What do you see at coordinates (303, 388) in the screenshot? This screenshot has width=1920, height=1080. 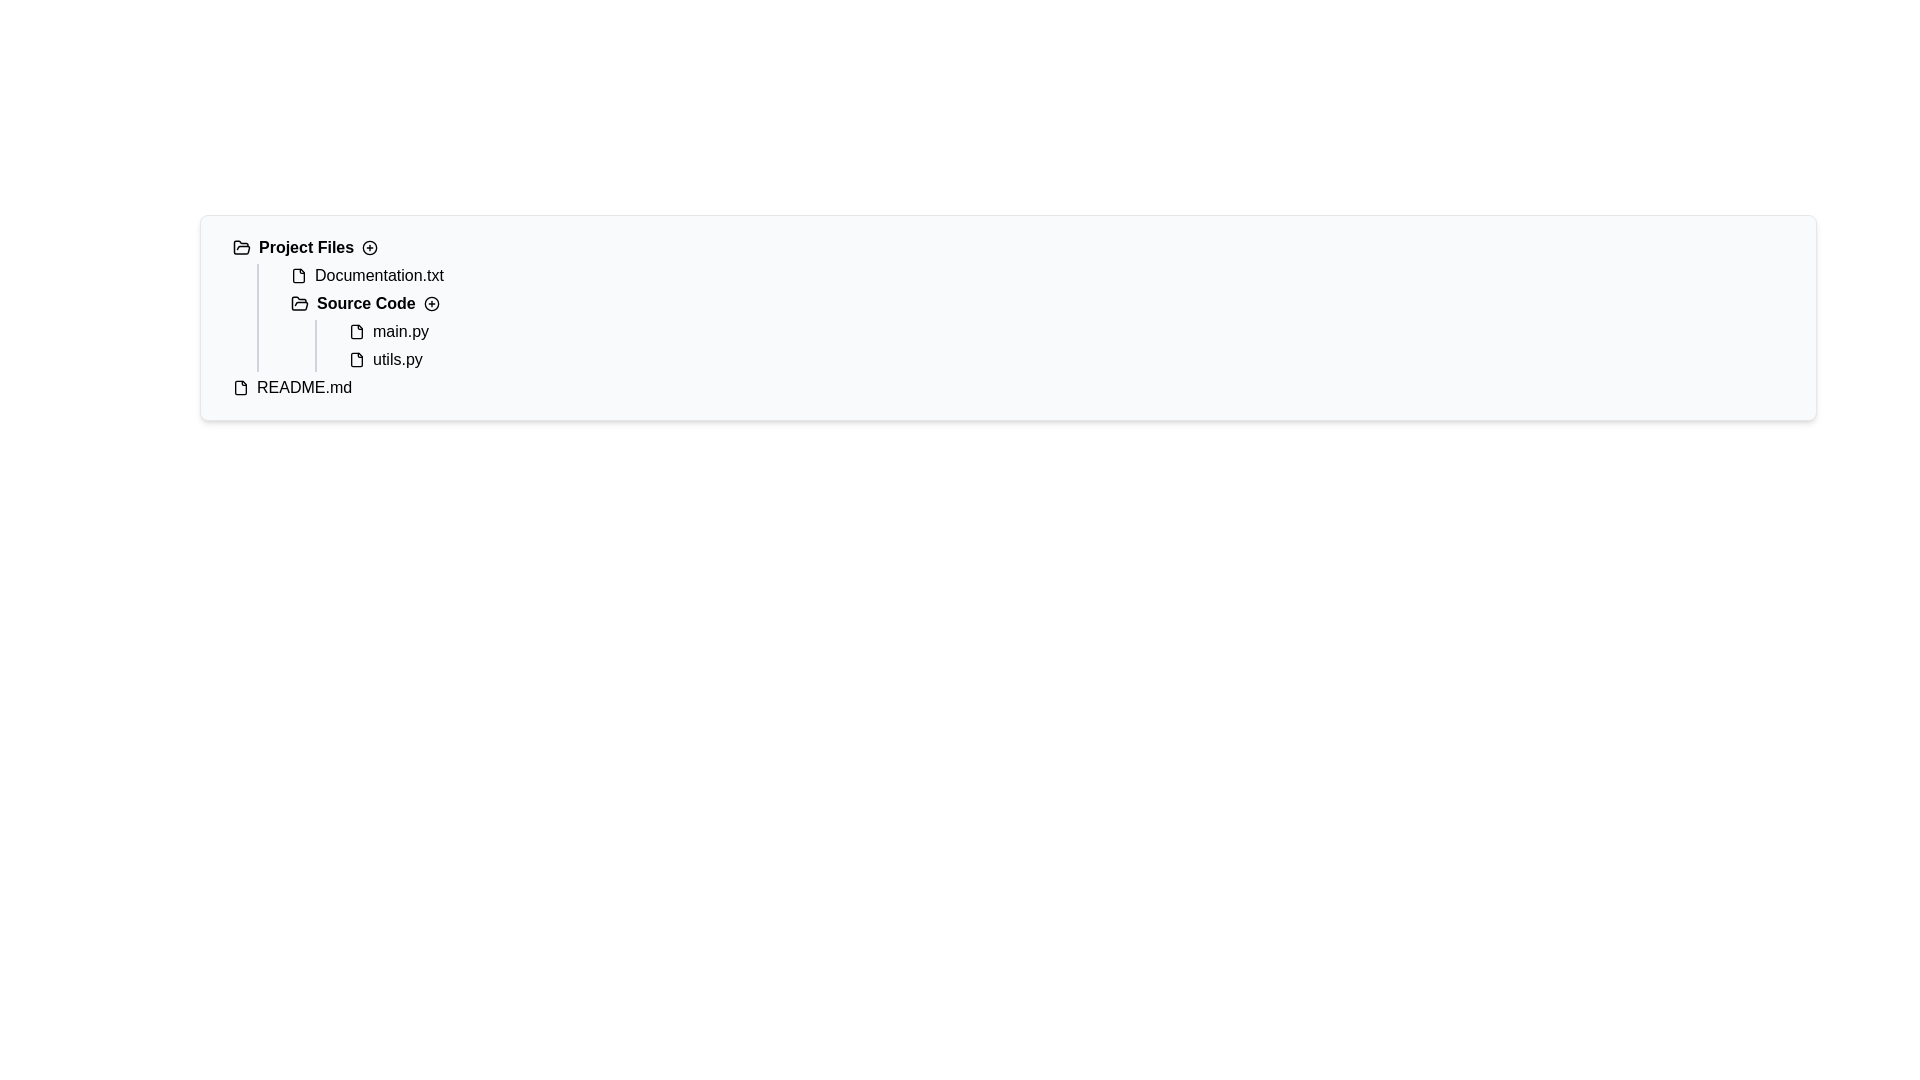 I see `the 'README.md' text label located under the 'Project Files' root folder in the tree structure` at bounding box center [303, 388].